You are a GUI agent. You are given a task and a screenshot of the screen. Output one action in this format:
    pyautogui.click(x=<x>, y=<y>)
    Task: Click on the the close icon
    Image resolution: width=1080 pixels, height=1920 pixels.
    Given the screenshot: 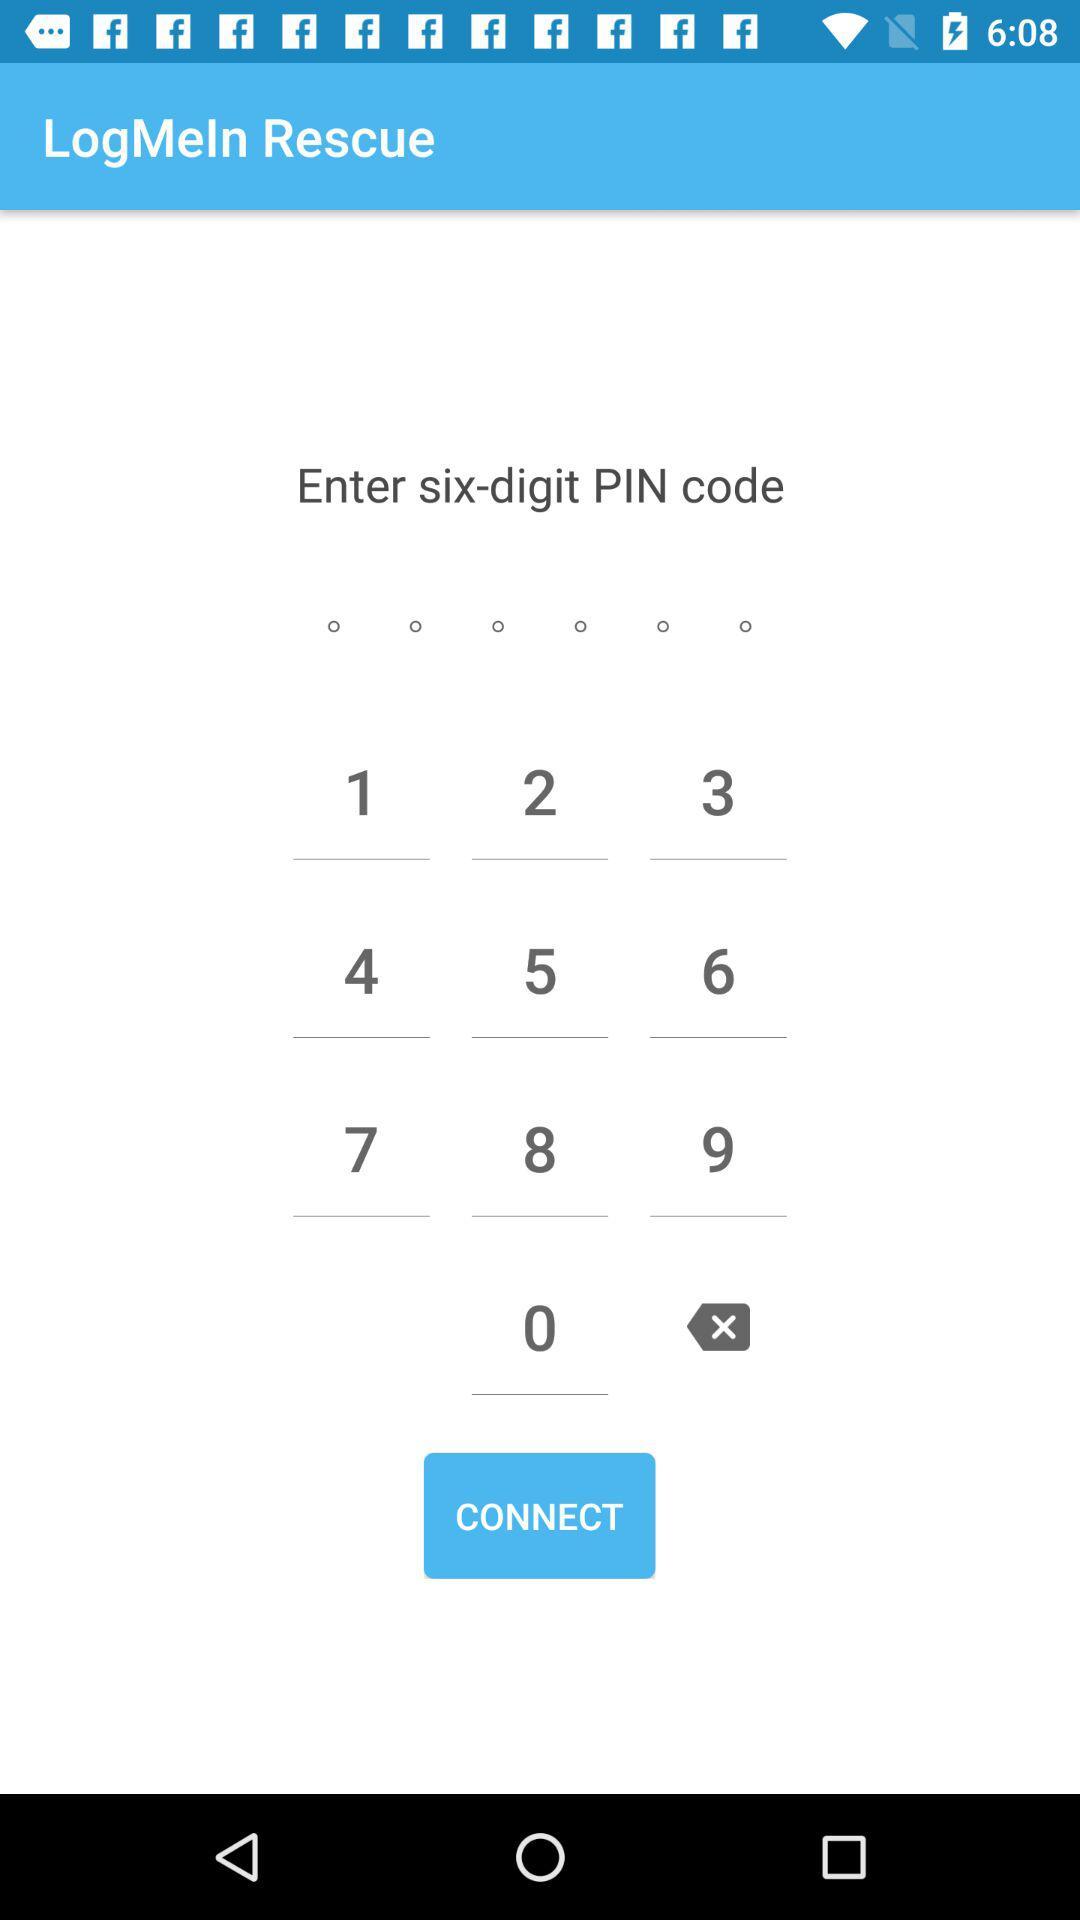 What is the action you would take?
    pyautogui.click(x=717, y=1326)
    